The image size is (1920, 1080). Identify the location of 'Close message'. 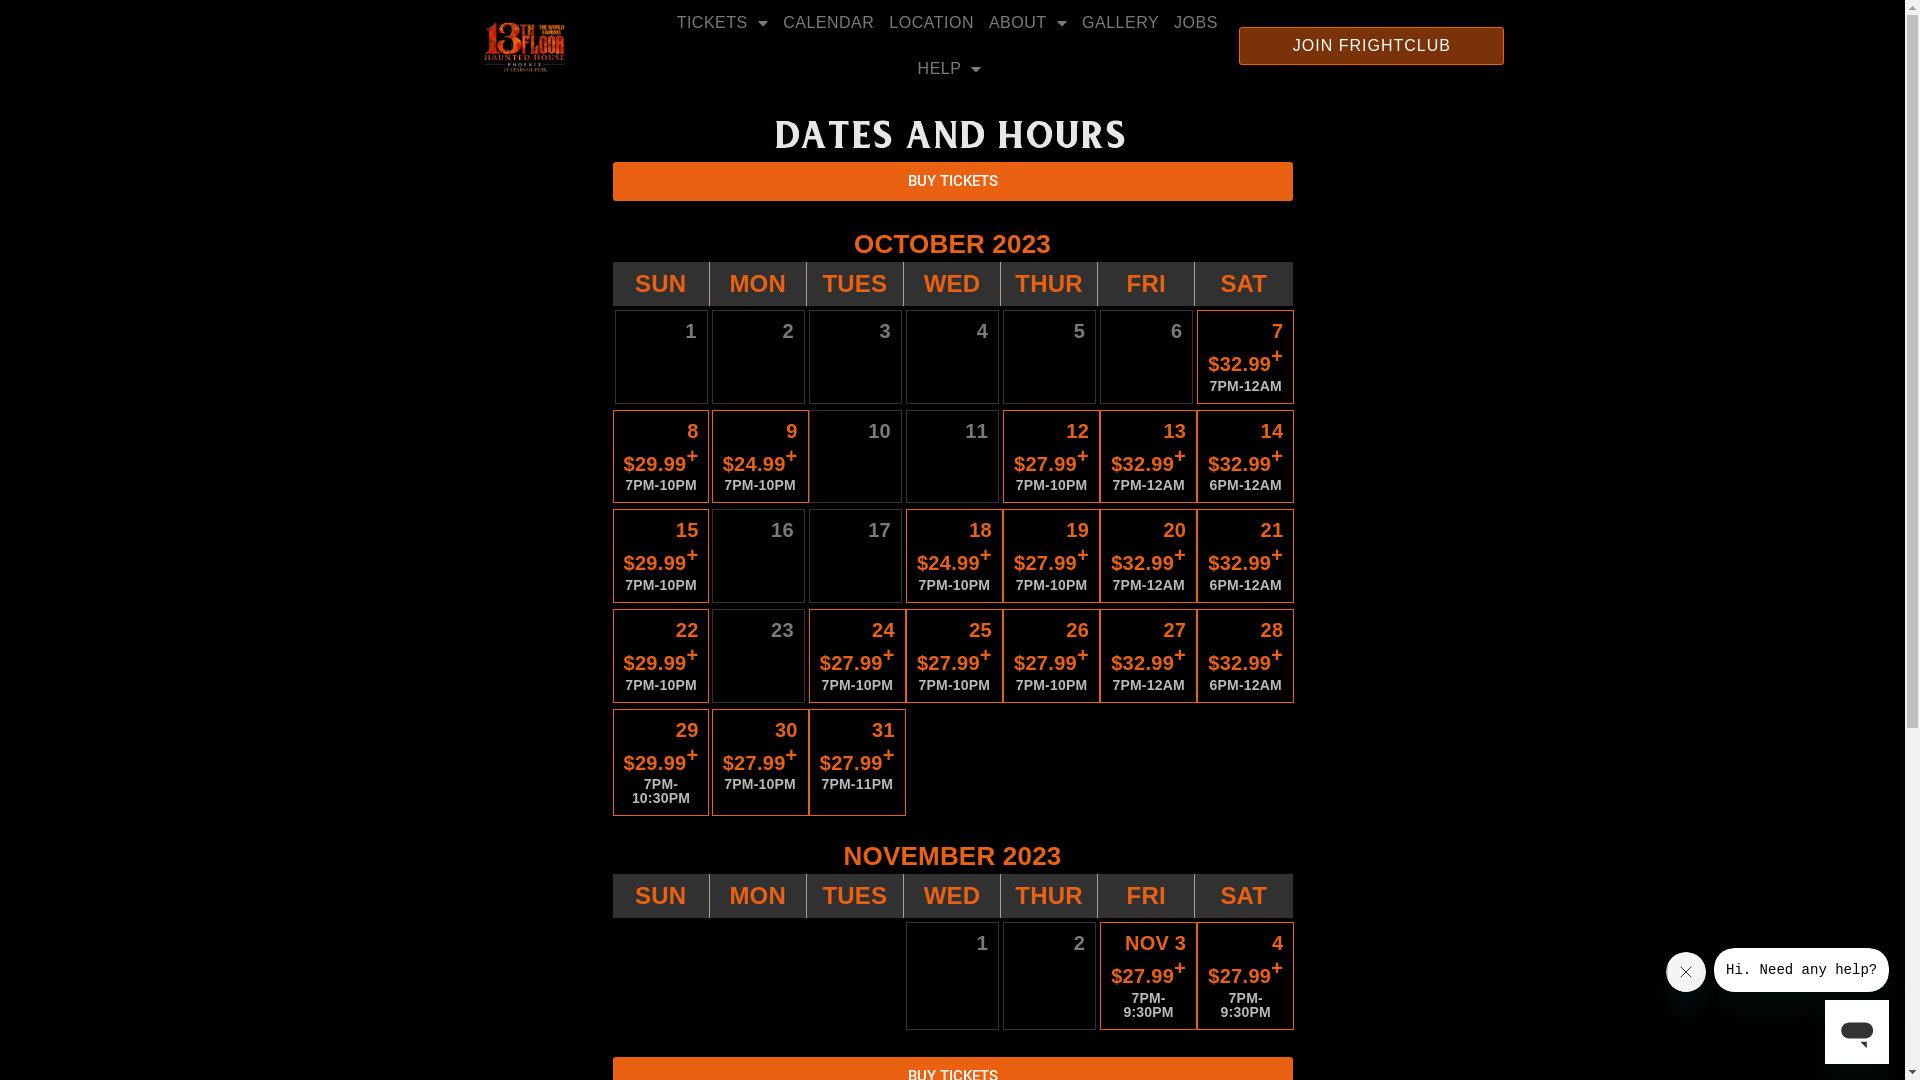
(1684, 971).